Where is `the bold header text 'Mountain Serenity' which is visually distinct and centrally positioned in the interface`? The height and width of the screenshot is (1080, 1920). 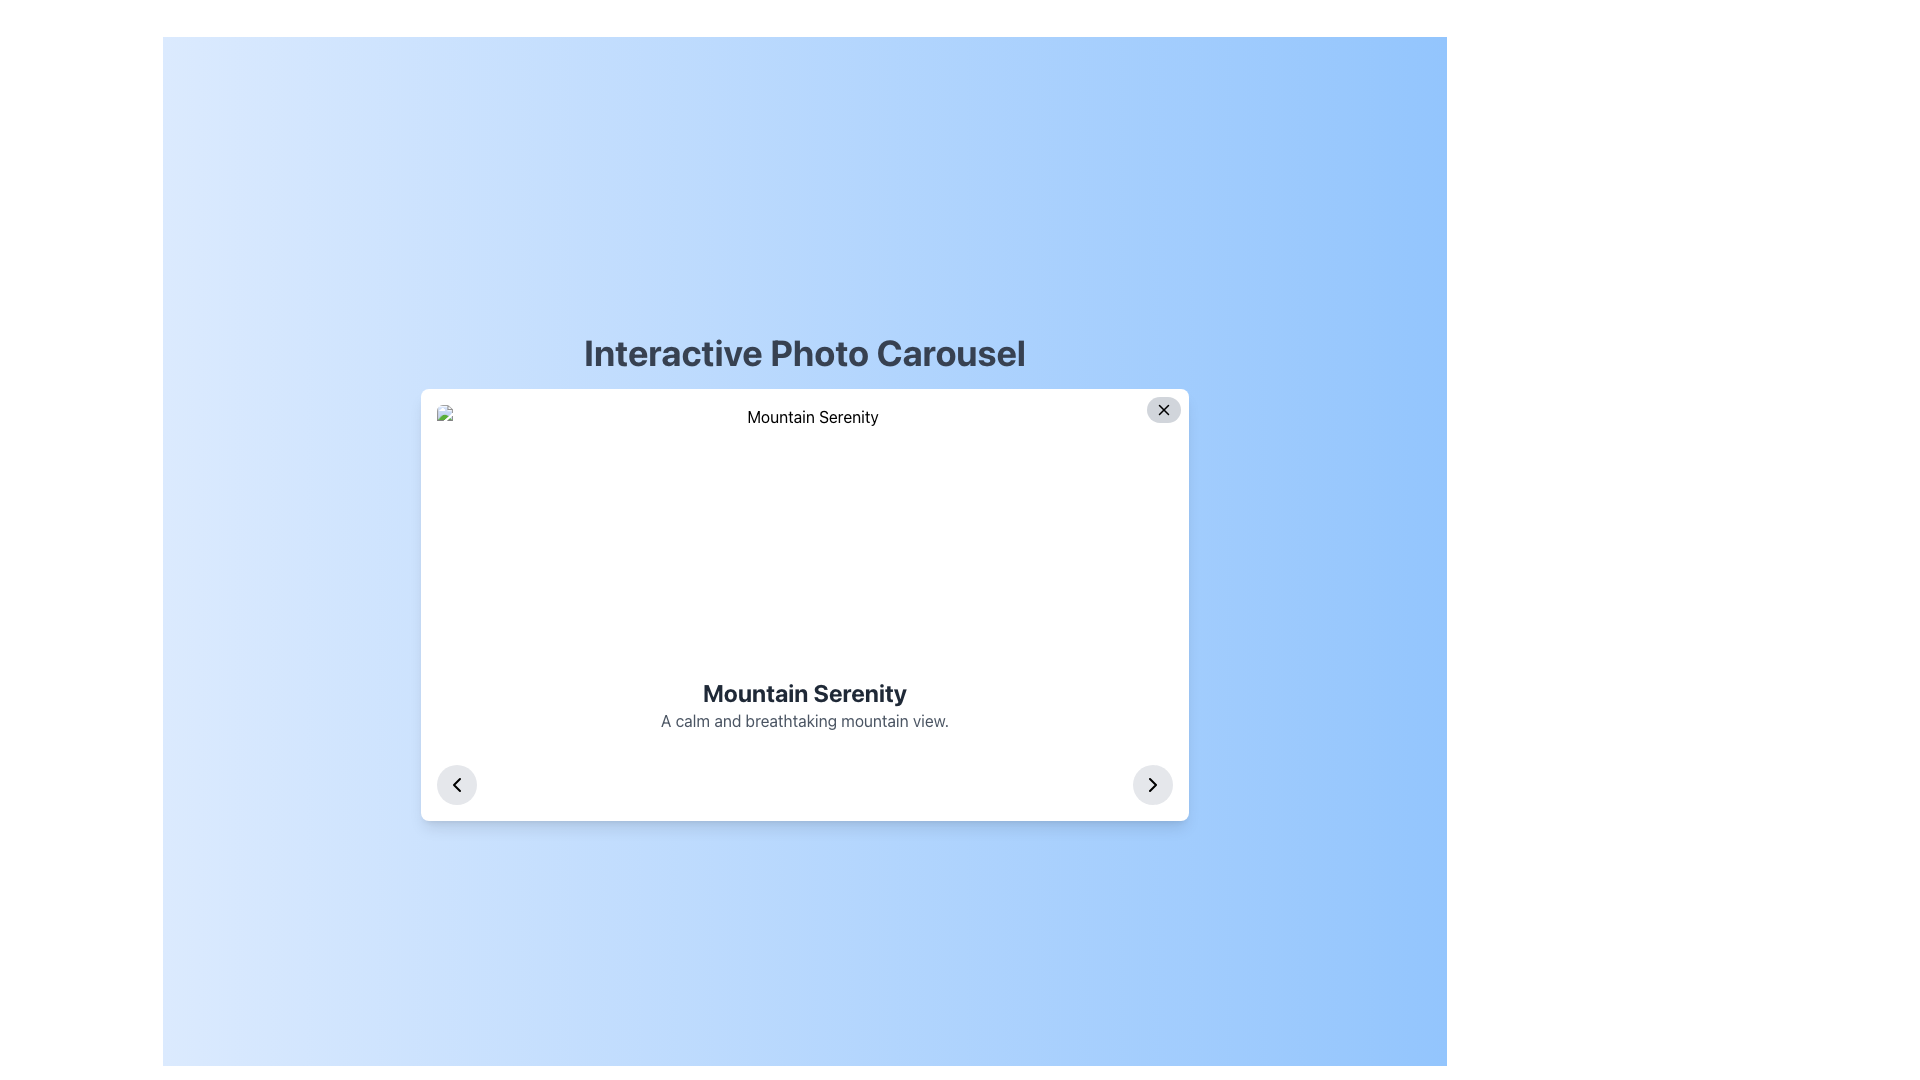 the bold header text 'Mountain Serenity' which is visually distinct and centrally positioned in the interface is located at coordinates (805, 692).